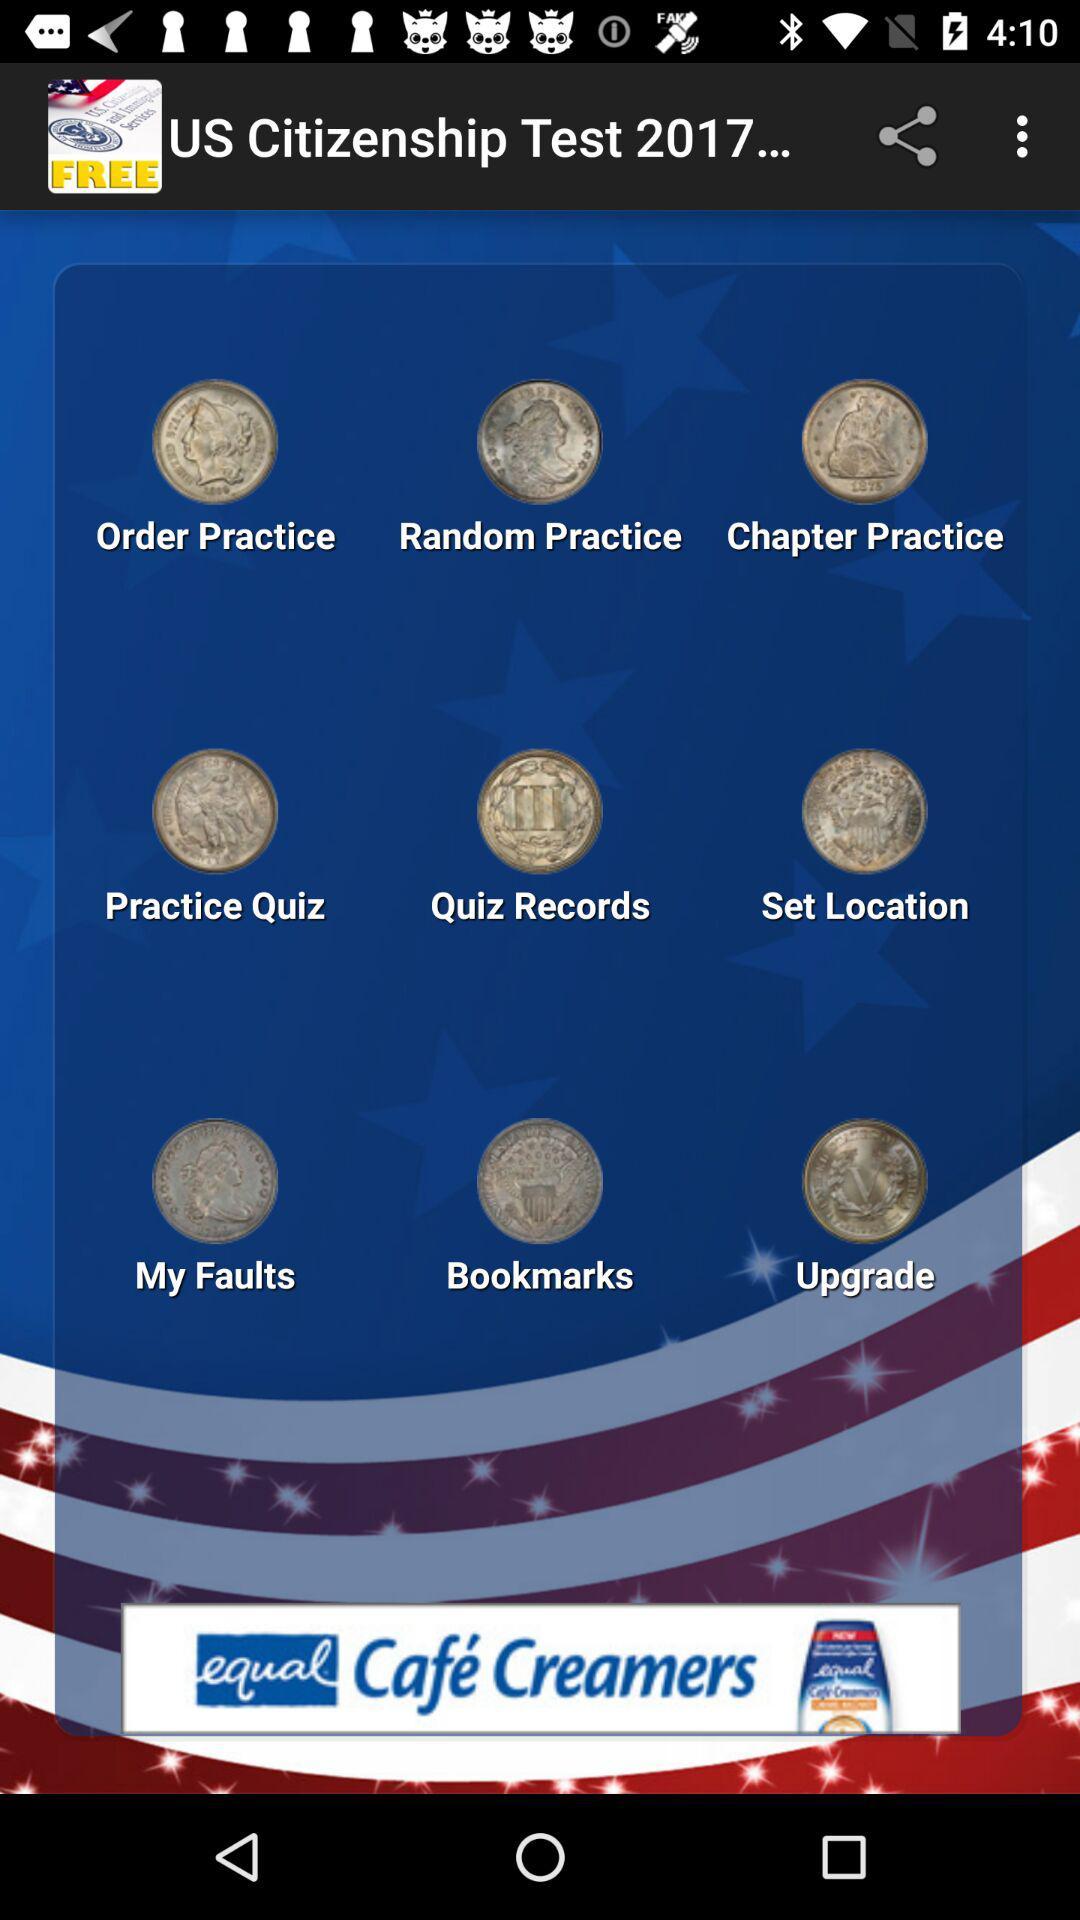 This screenshot has width=1080, height=1920. I want to click on launch quiz, so click(215, 811).